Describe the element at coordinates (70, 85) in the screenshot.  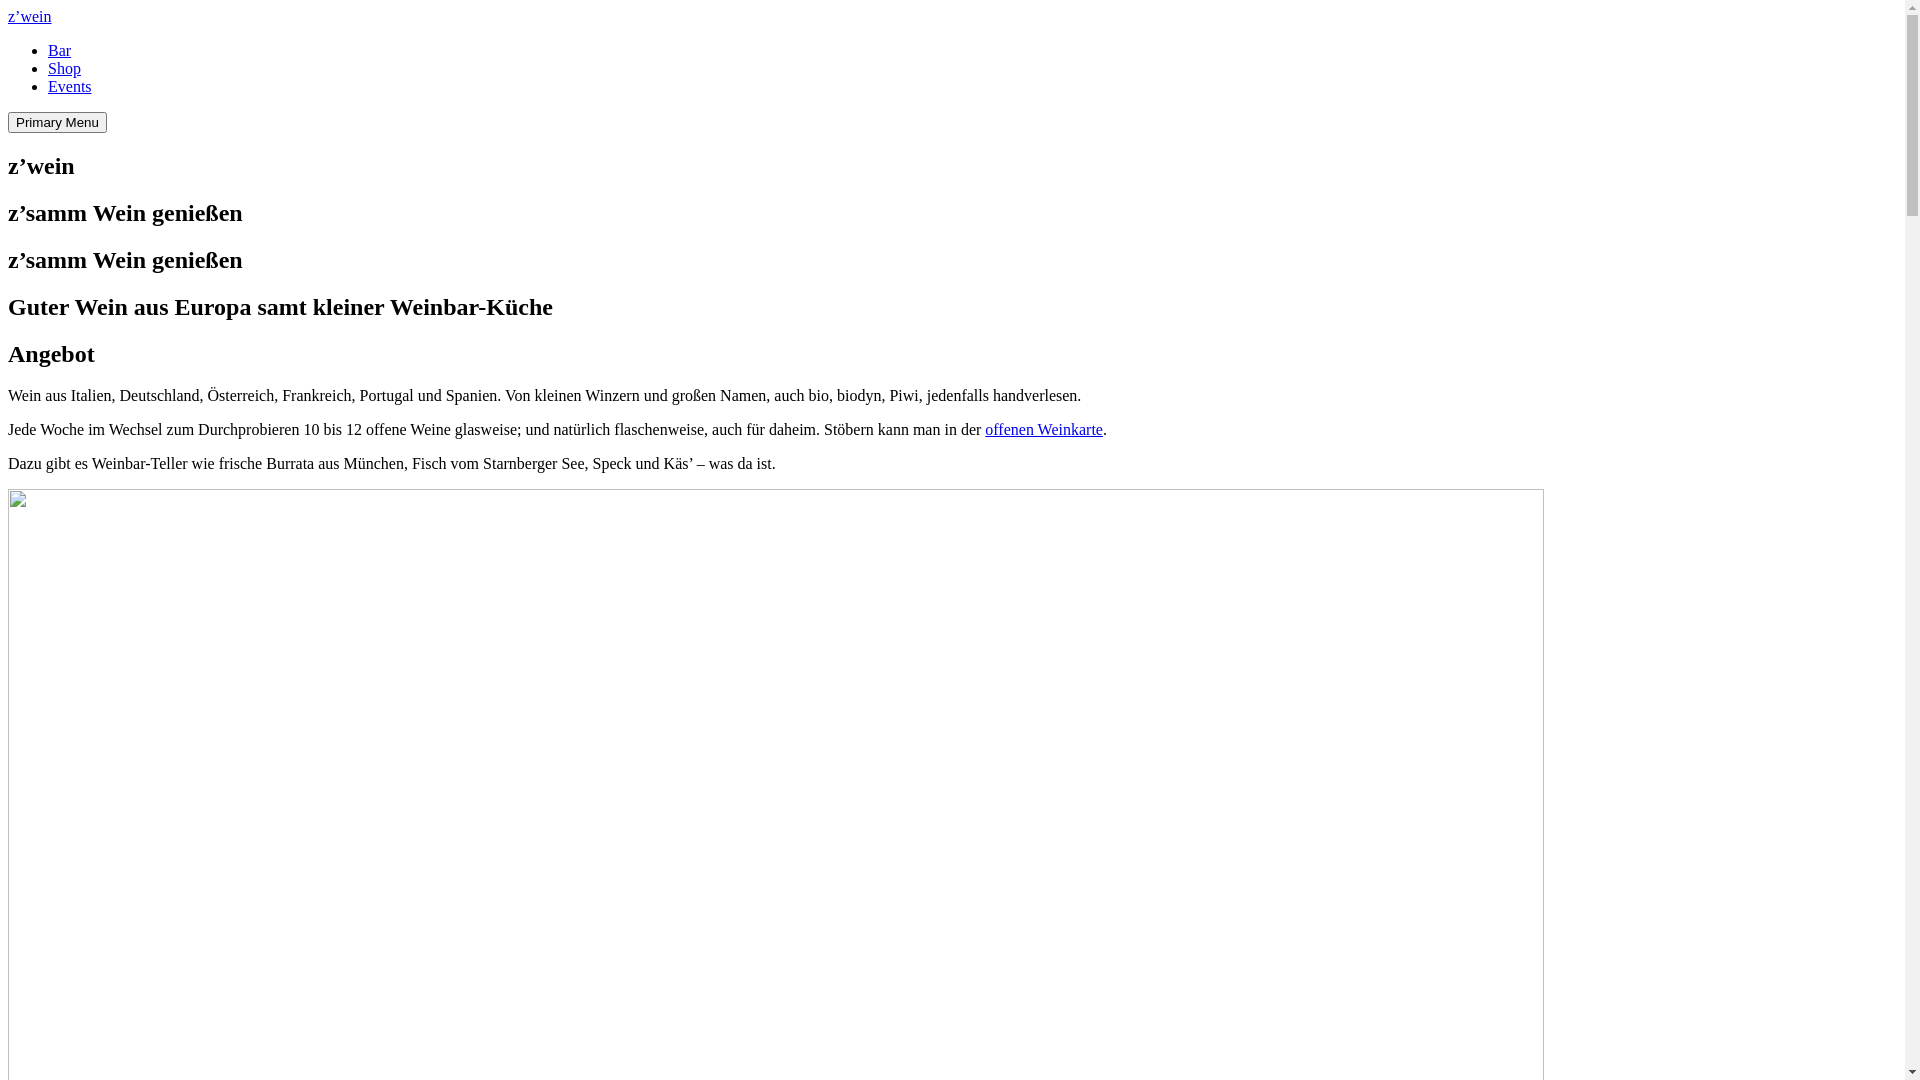
I see `'Events'` at that location.